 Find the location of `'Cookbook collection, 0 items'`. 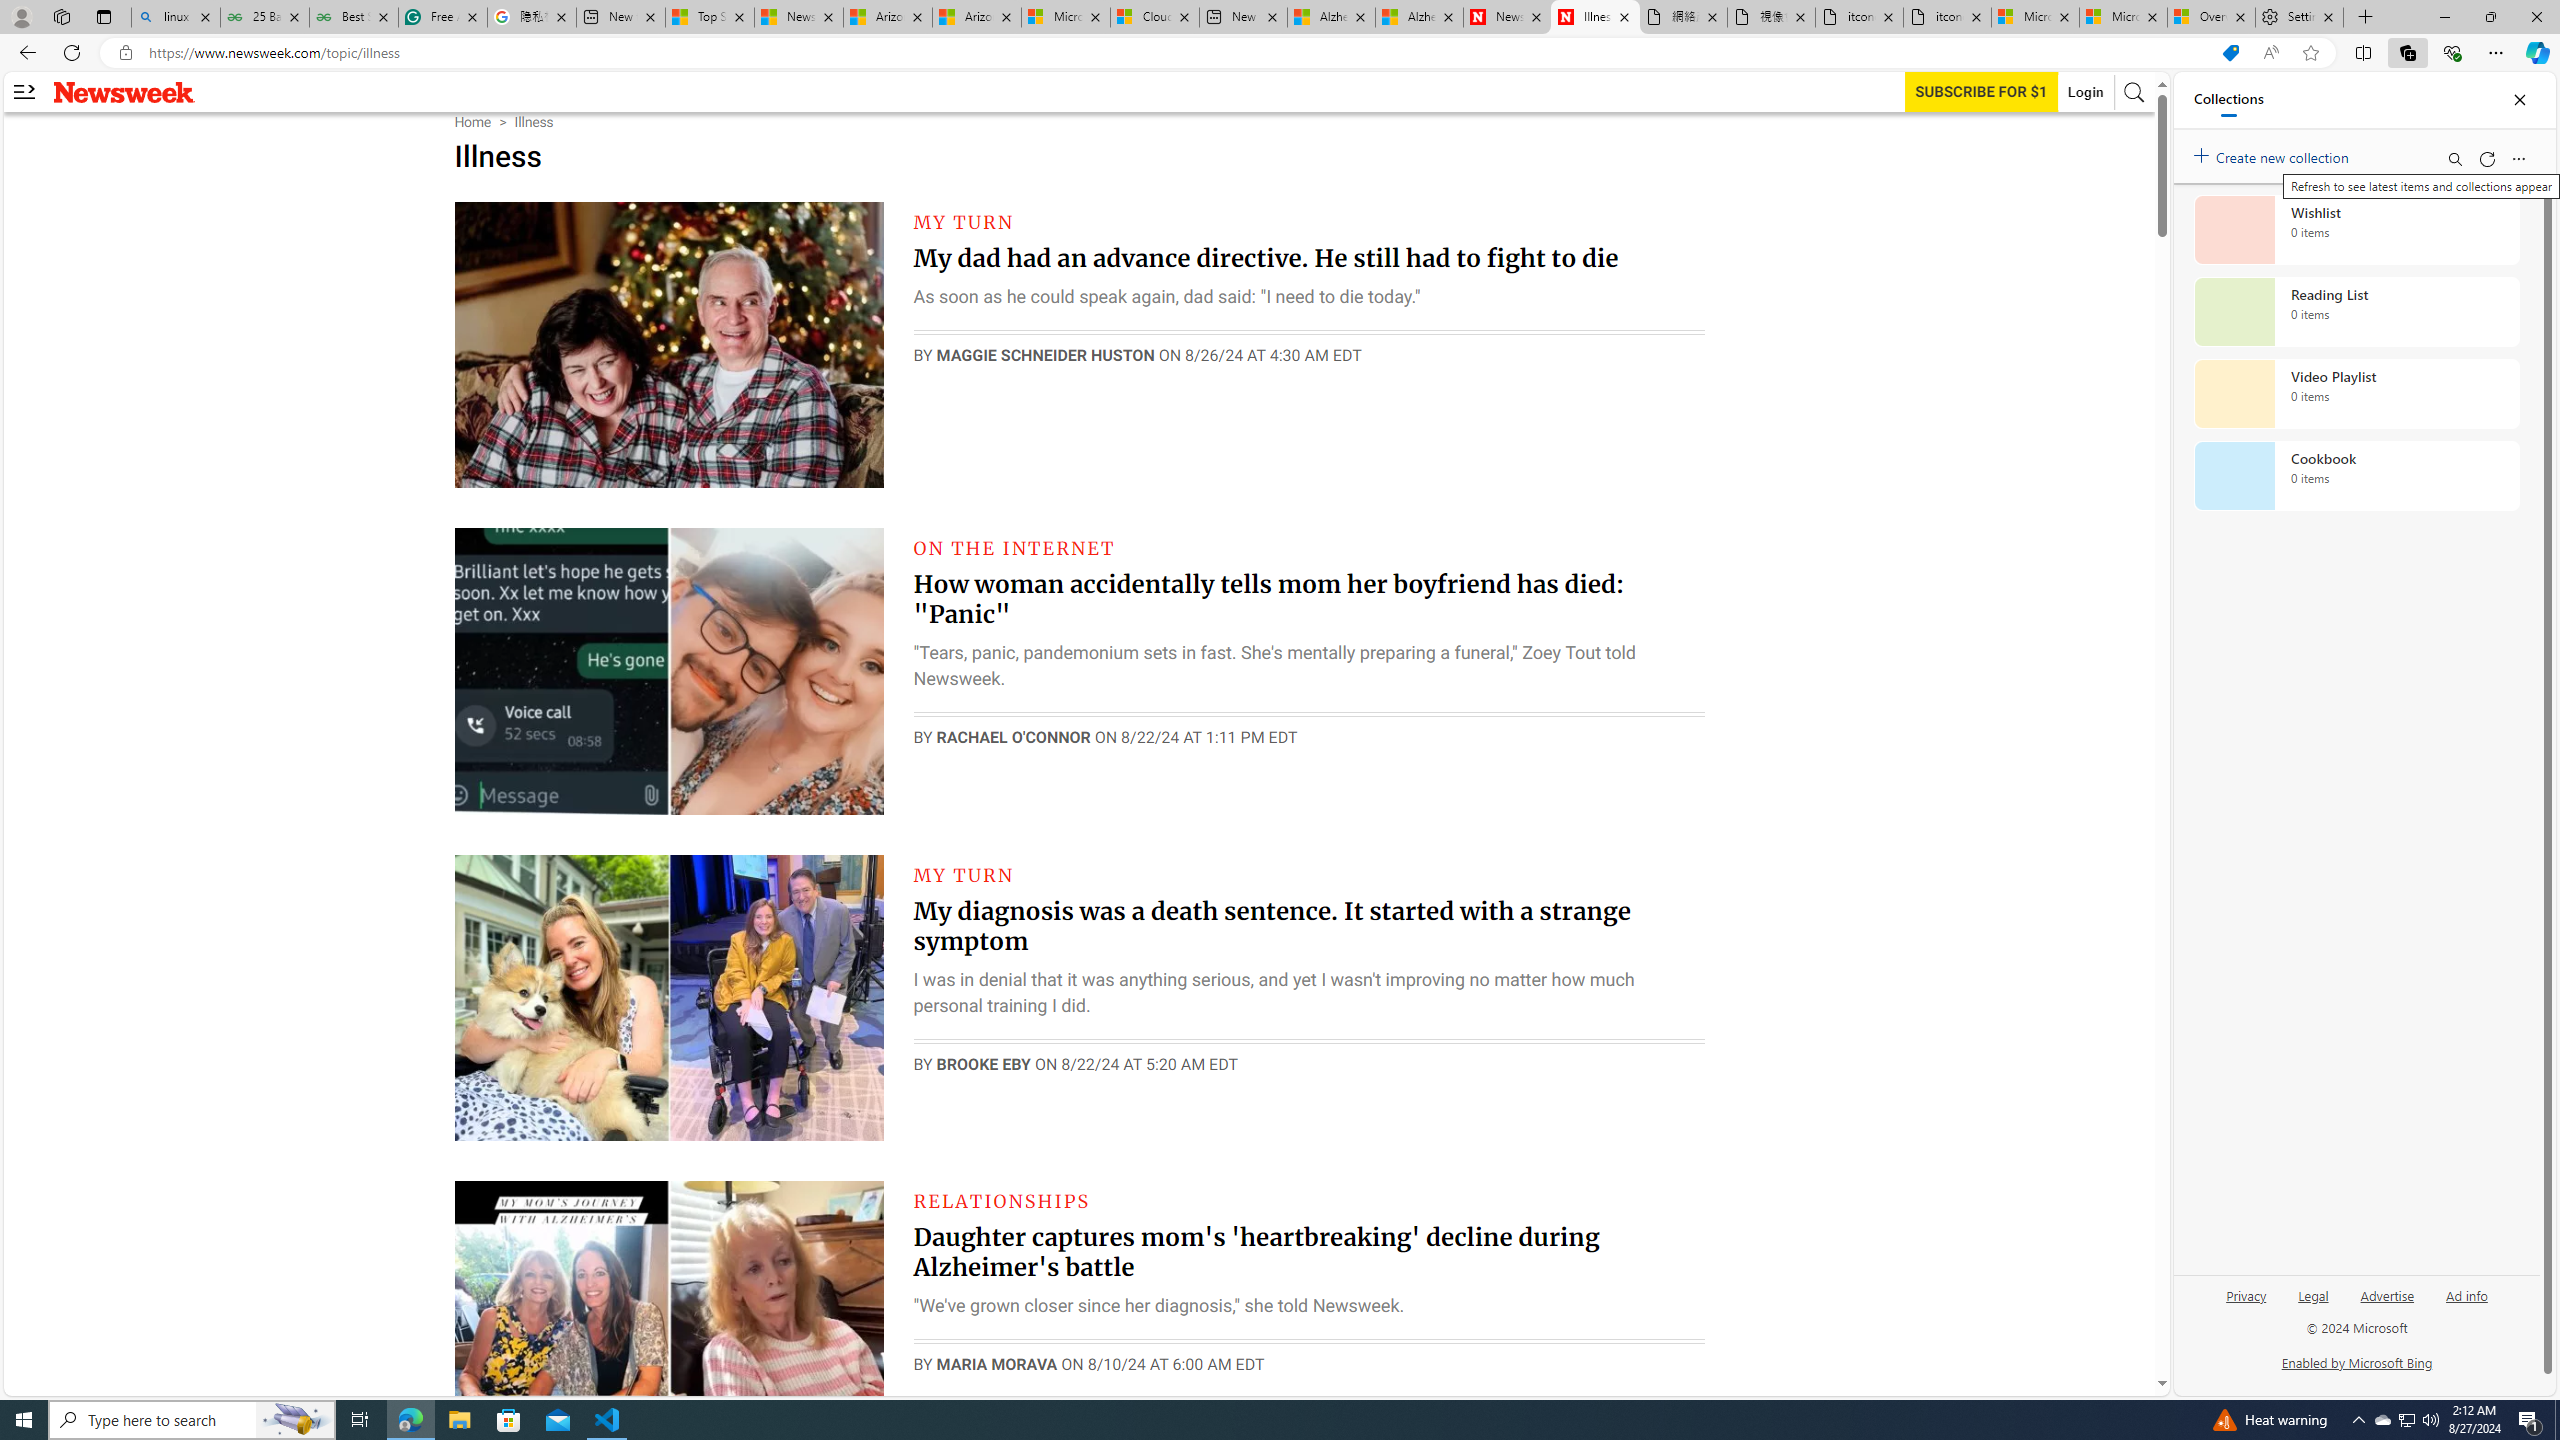

'Cookbook collection, 0 items' is located at coordinates (2356, 474).